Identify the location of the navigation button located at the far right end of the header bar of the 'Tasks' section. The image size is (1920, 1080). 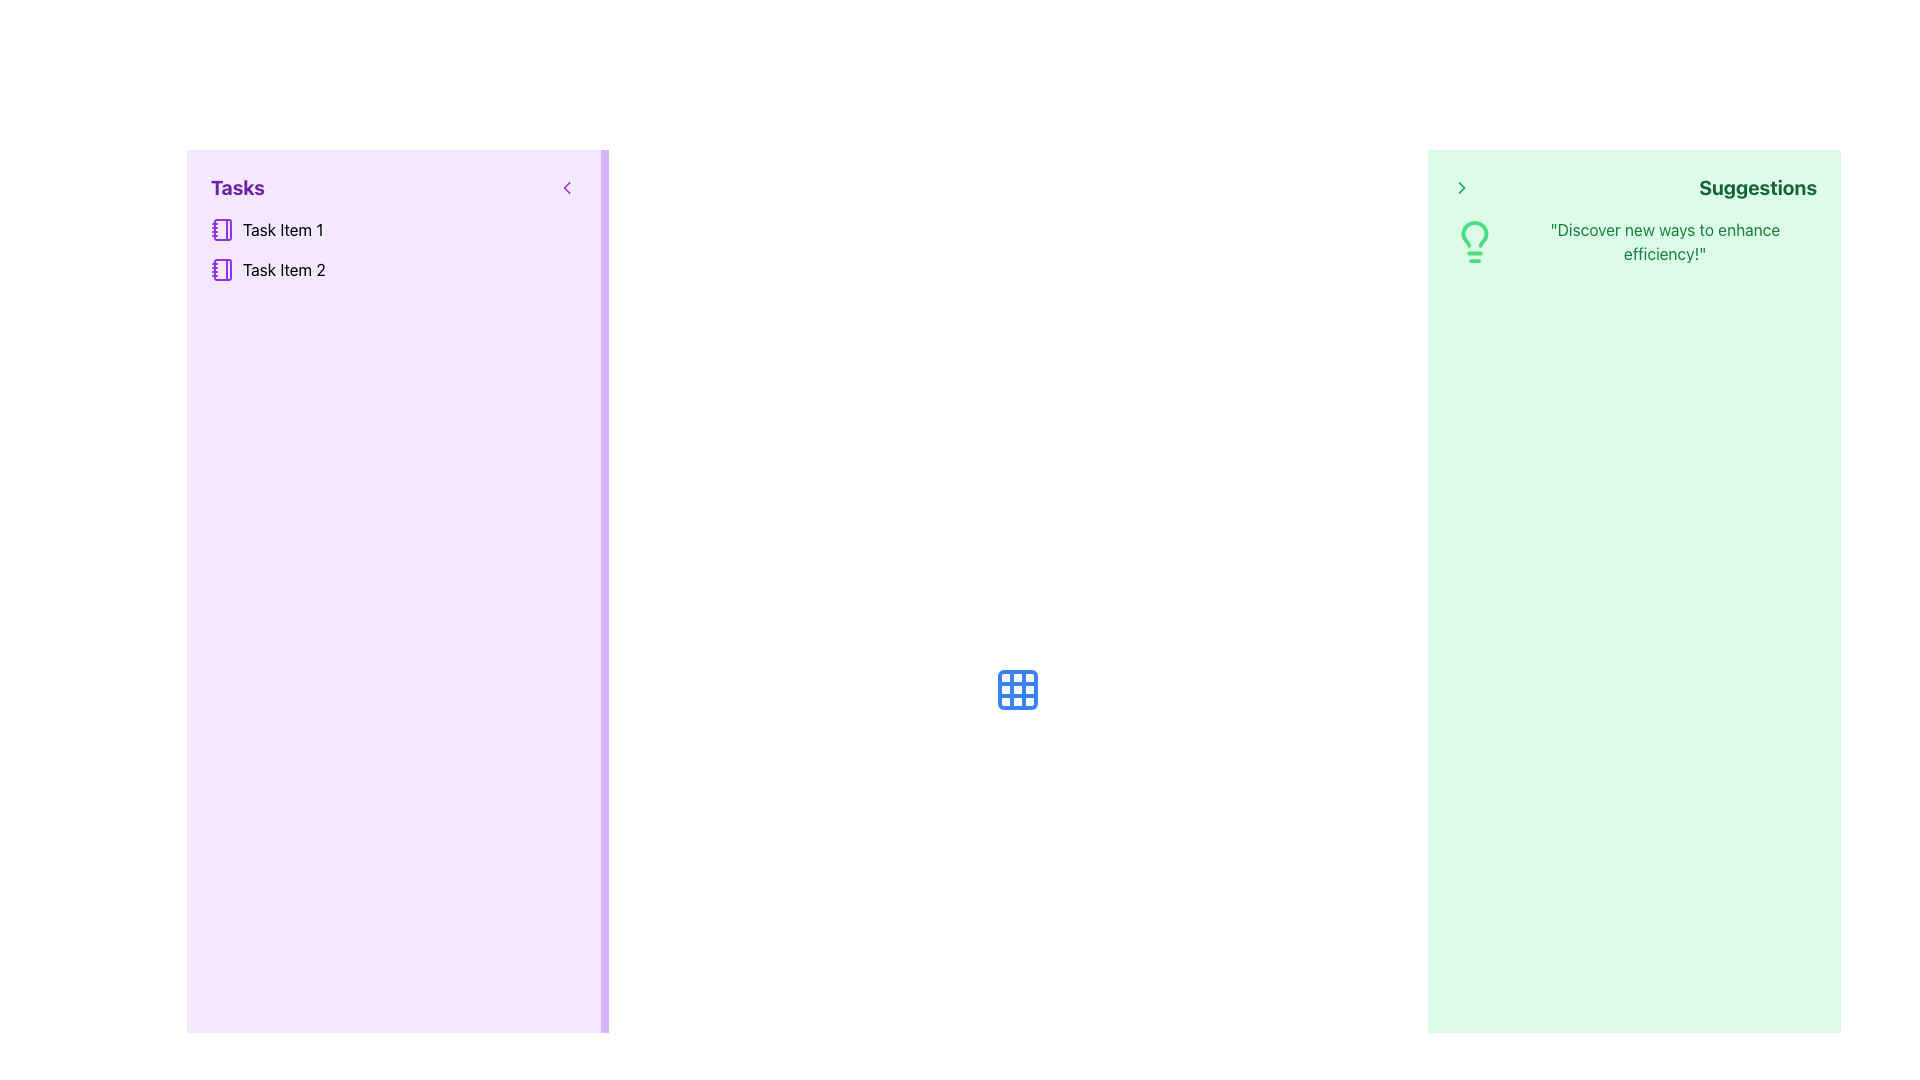
(565, 188).